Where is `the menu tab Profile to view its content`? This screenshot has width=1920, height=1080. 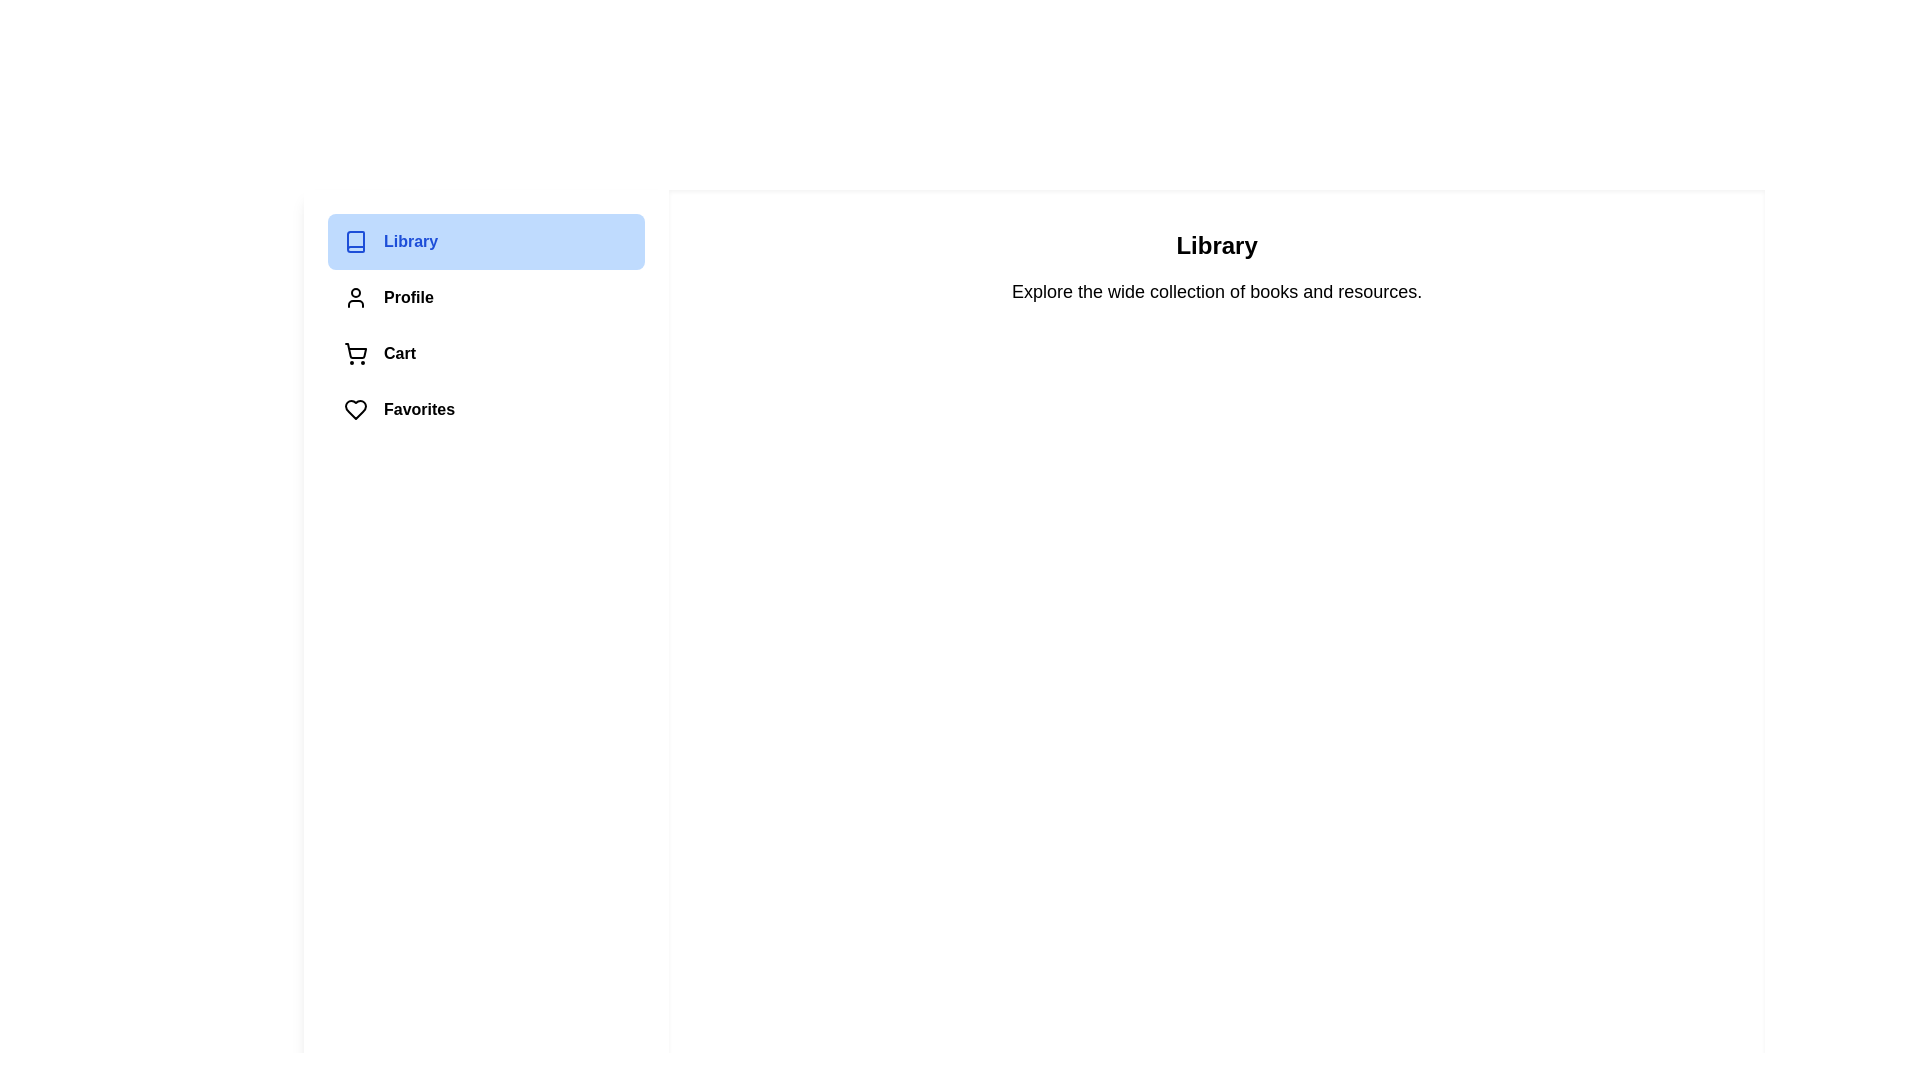 the menu tab Profile to view its content is located at coordinates (485, 297).